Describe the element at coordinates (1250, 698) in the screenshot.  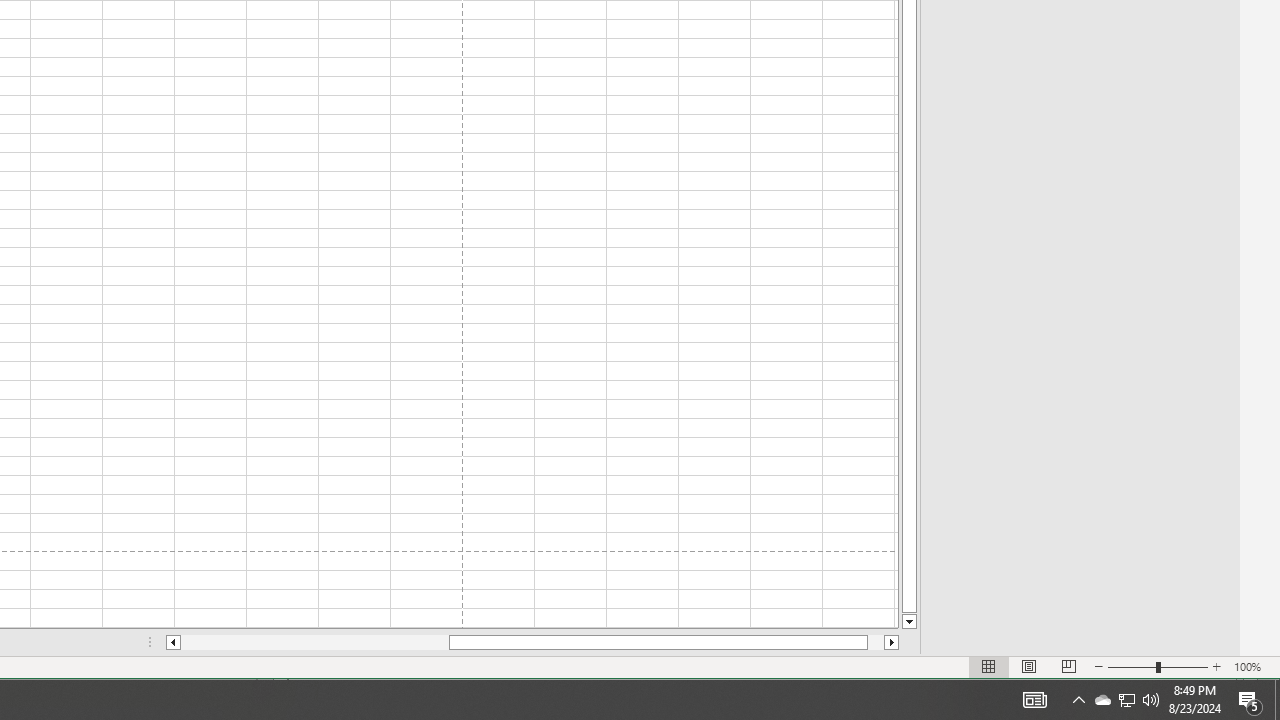
I see `'Action Center, 5 new notifications'` at that location.